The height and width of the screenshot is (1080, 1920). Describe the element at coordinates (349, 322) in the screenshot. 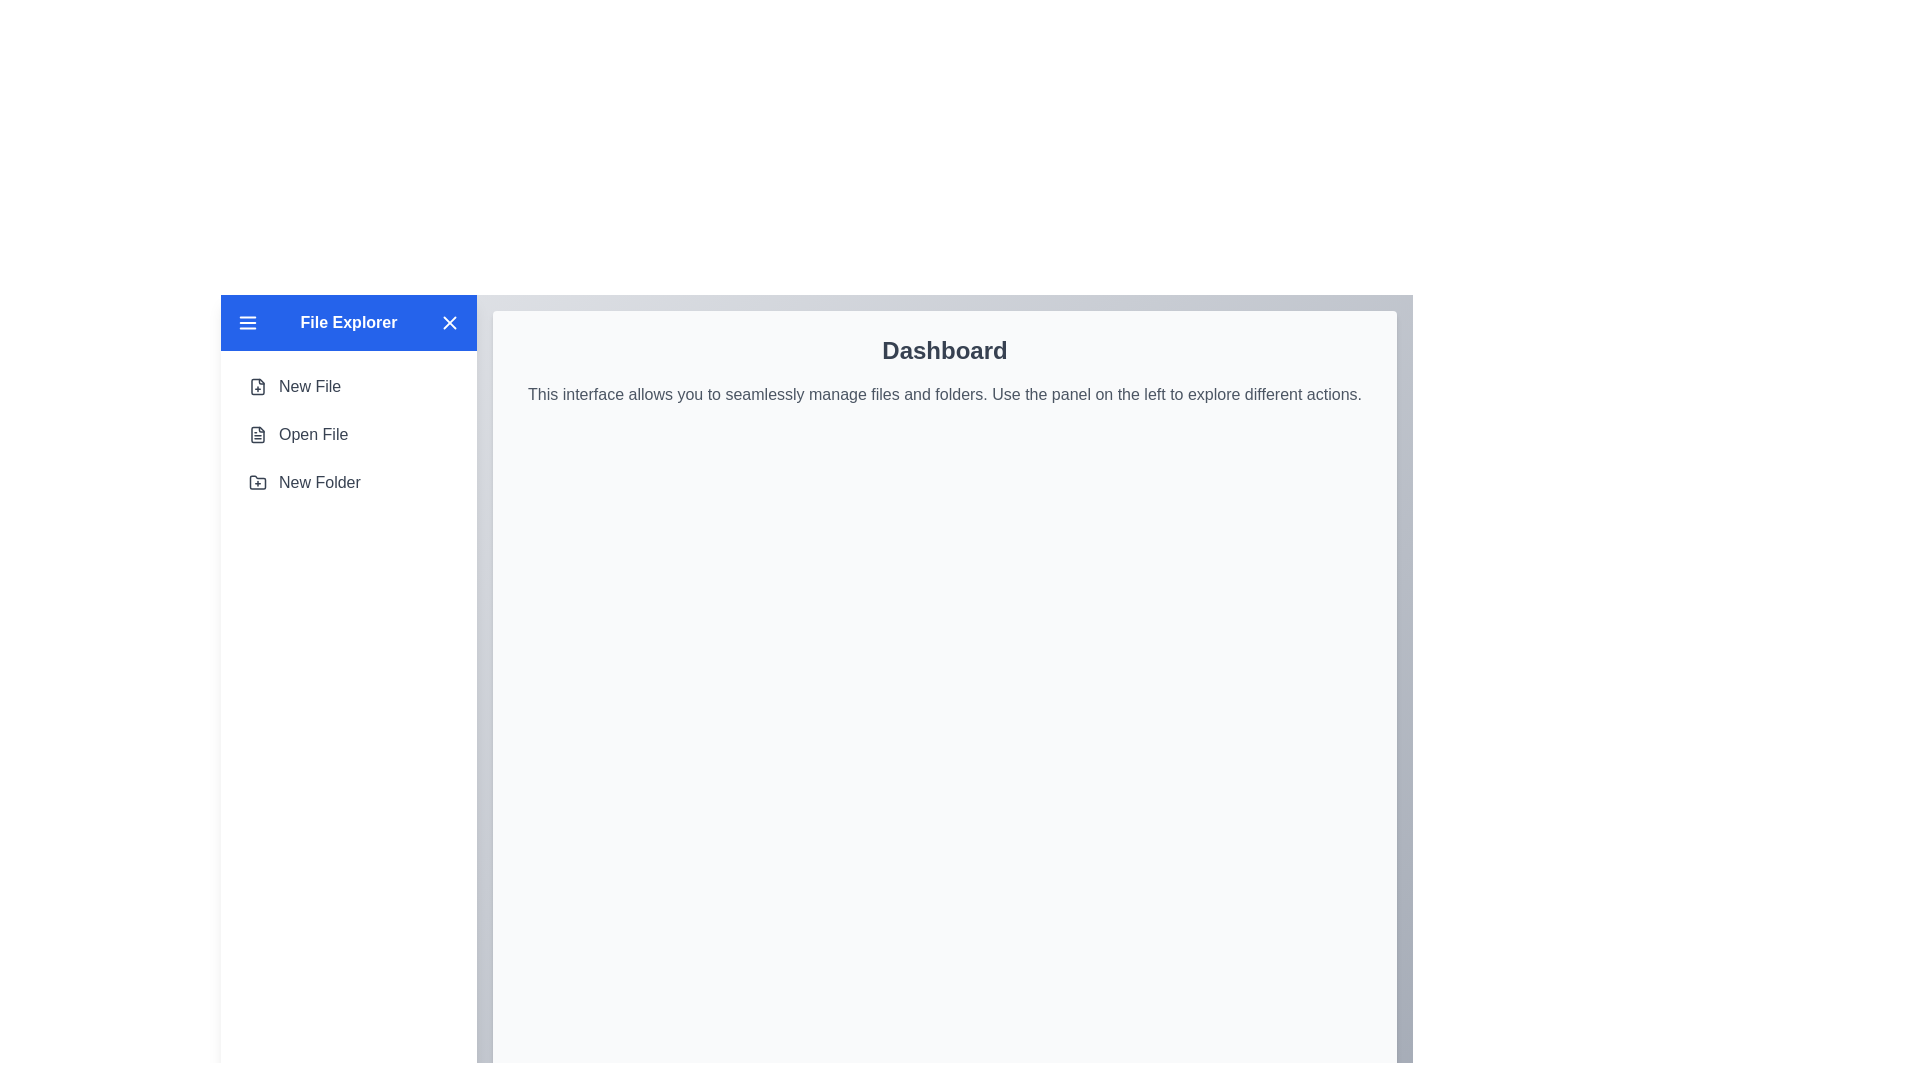

I see `the bold text label 'File Explorer' which is styled in white on a blue background, located in the header section of the left sidebar` at that location.